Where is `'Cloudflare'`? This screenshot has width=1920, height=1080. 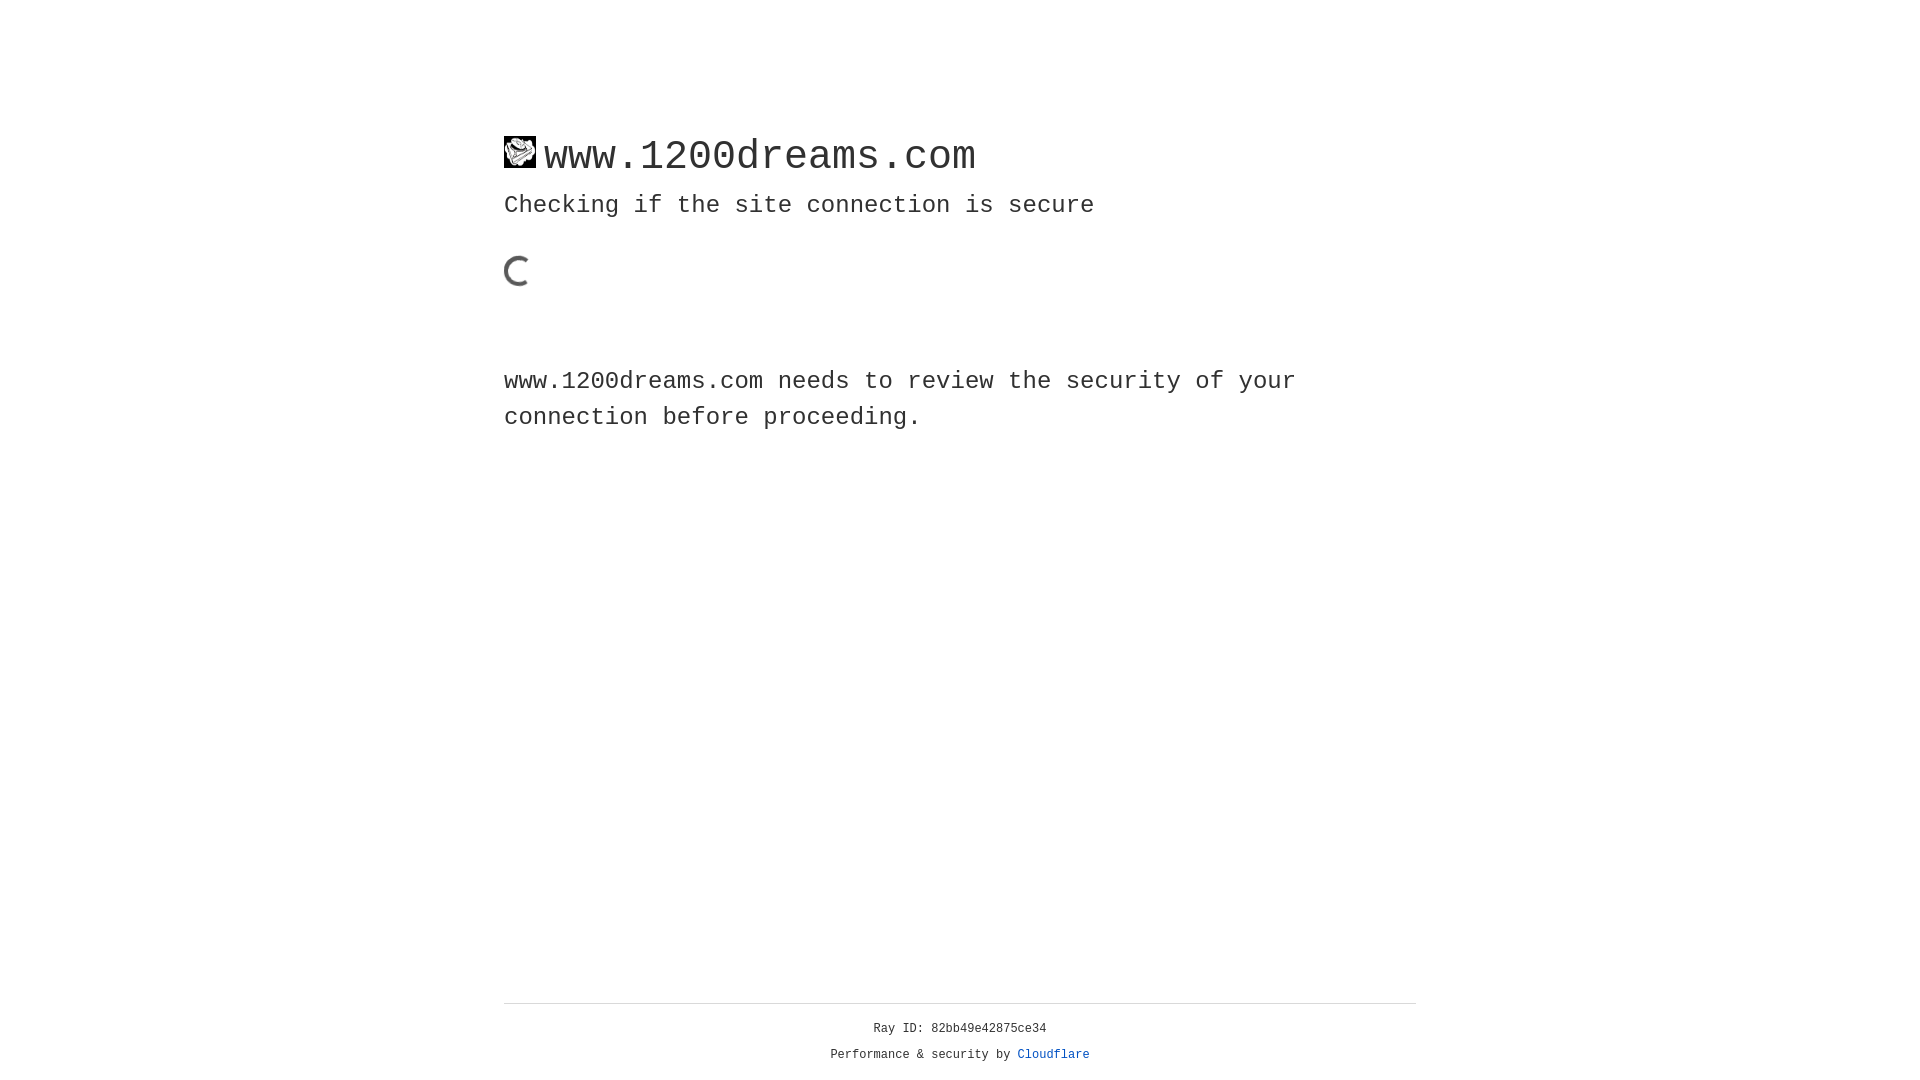 'Cloudflare' is located at coordinates (1053, 1054).